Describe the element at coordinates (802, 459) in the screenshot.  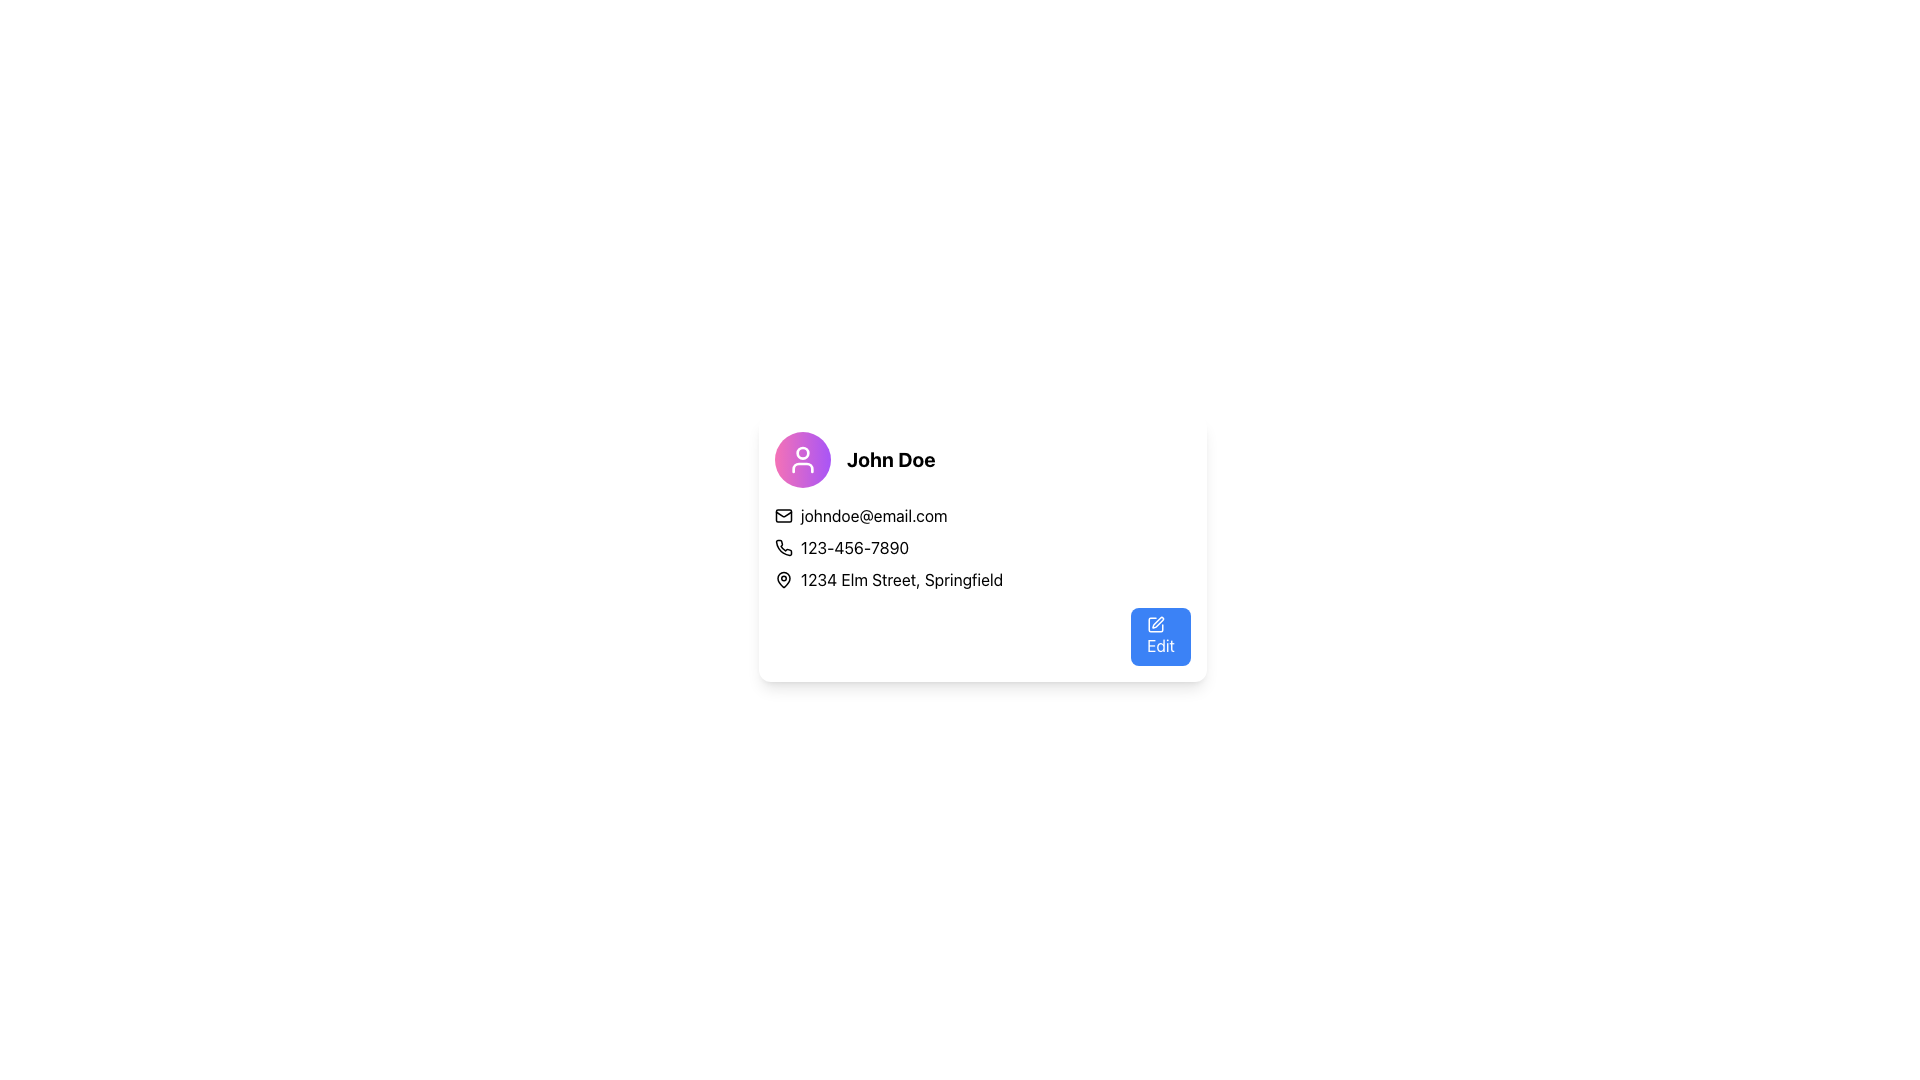
I see `the decorative icon representing the user, positioned to the left of the text 'John Doe' at the top of the profile card` at that location.